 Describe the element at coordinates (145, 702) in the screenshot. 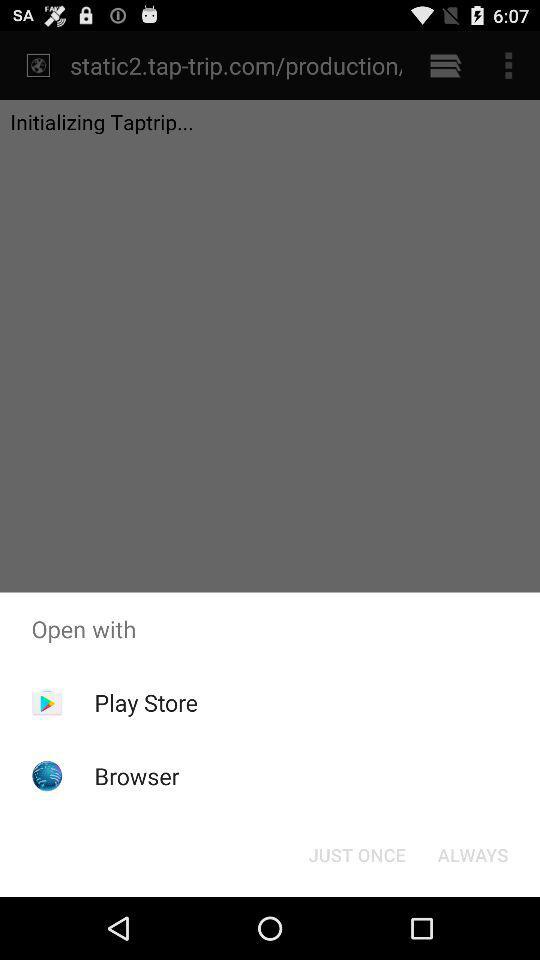

I see `item above browser` at that location.